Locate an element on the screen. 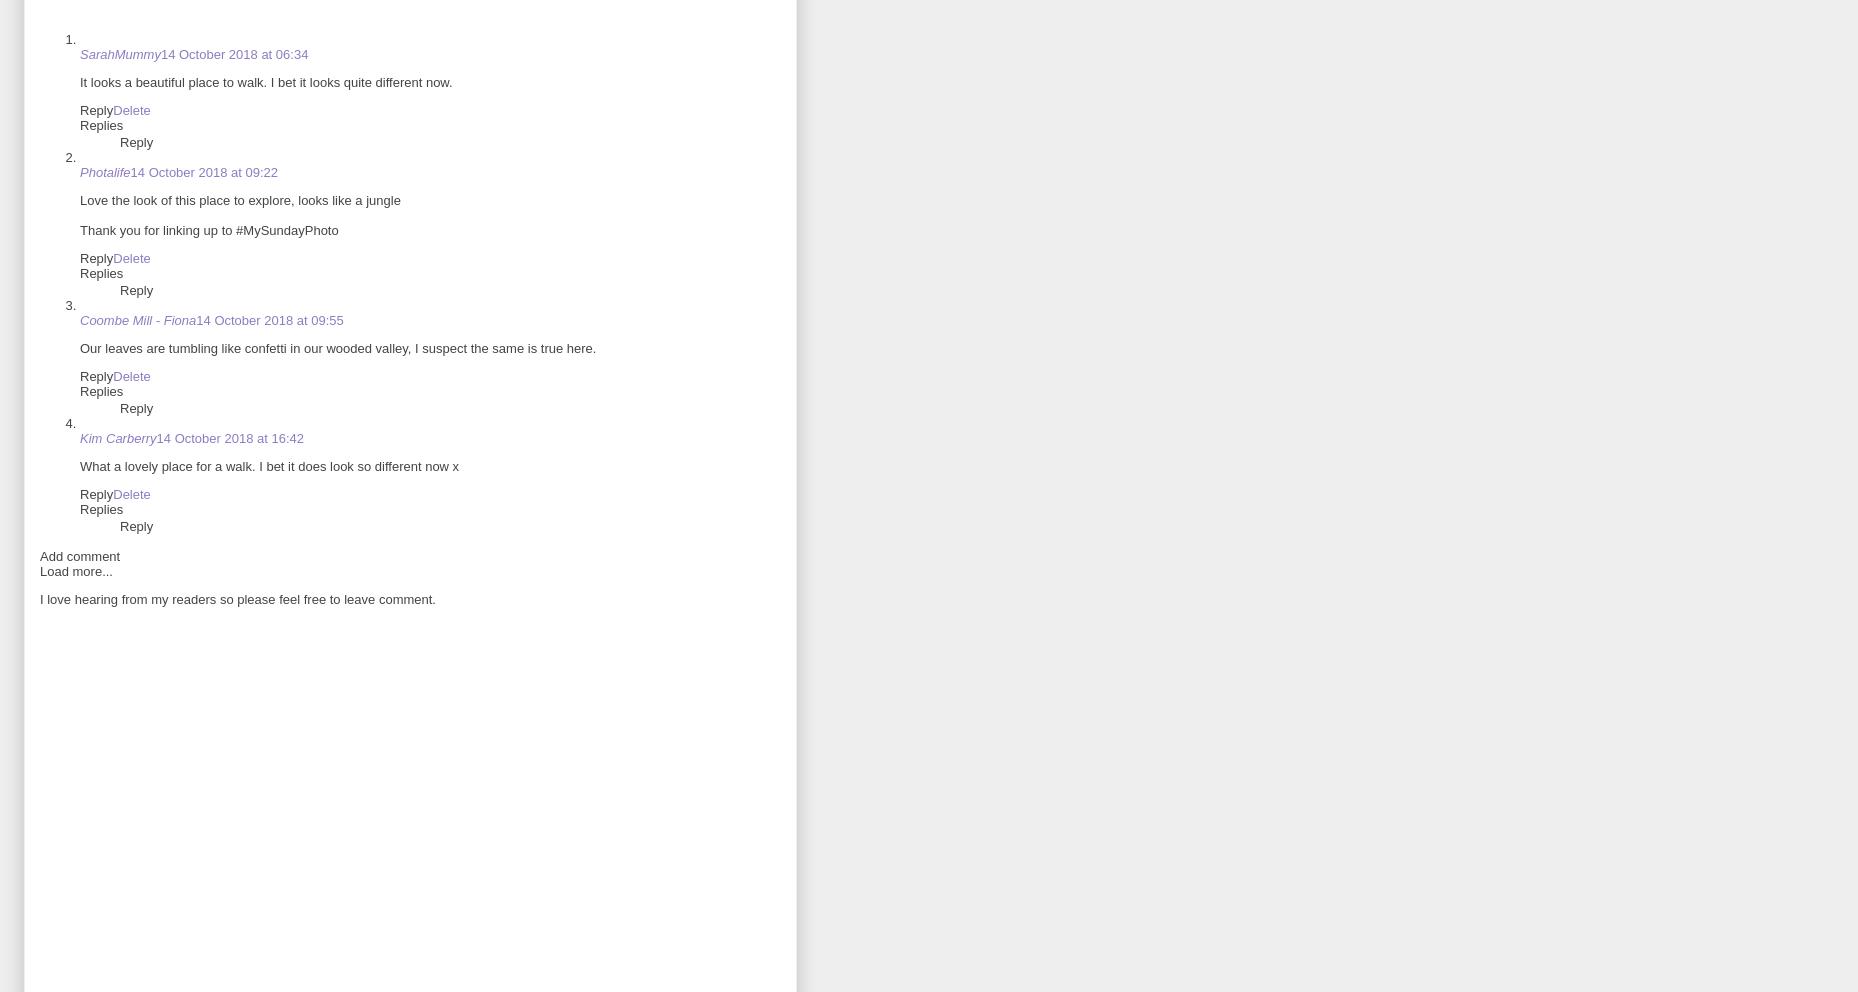 This screenshot has height=992, width=1858. 'Add comment' is located at coordinates (79, 556).